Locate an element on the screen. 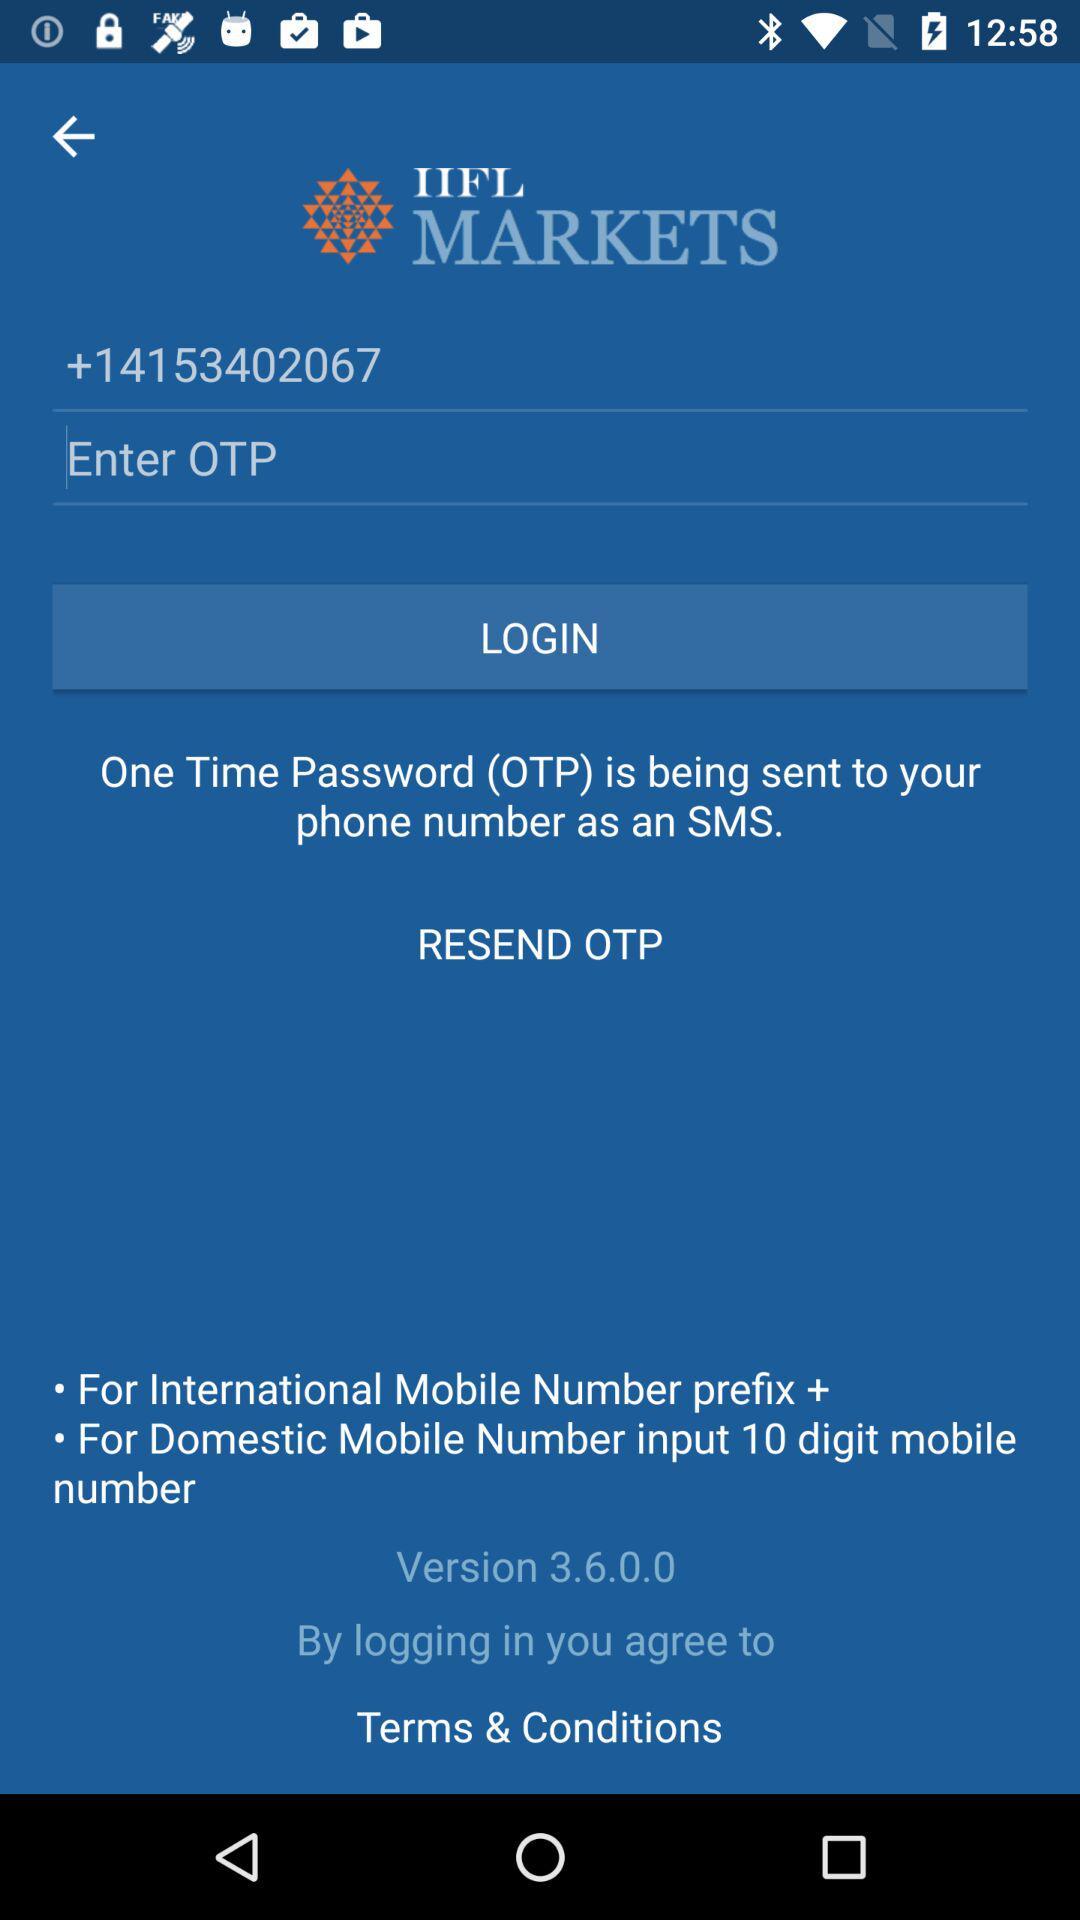 Image resolution: width=1080 pixels, height=1920 pixels. otp textbox is located at coordinates (540, 456).